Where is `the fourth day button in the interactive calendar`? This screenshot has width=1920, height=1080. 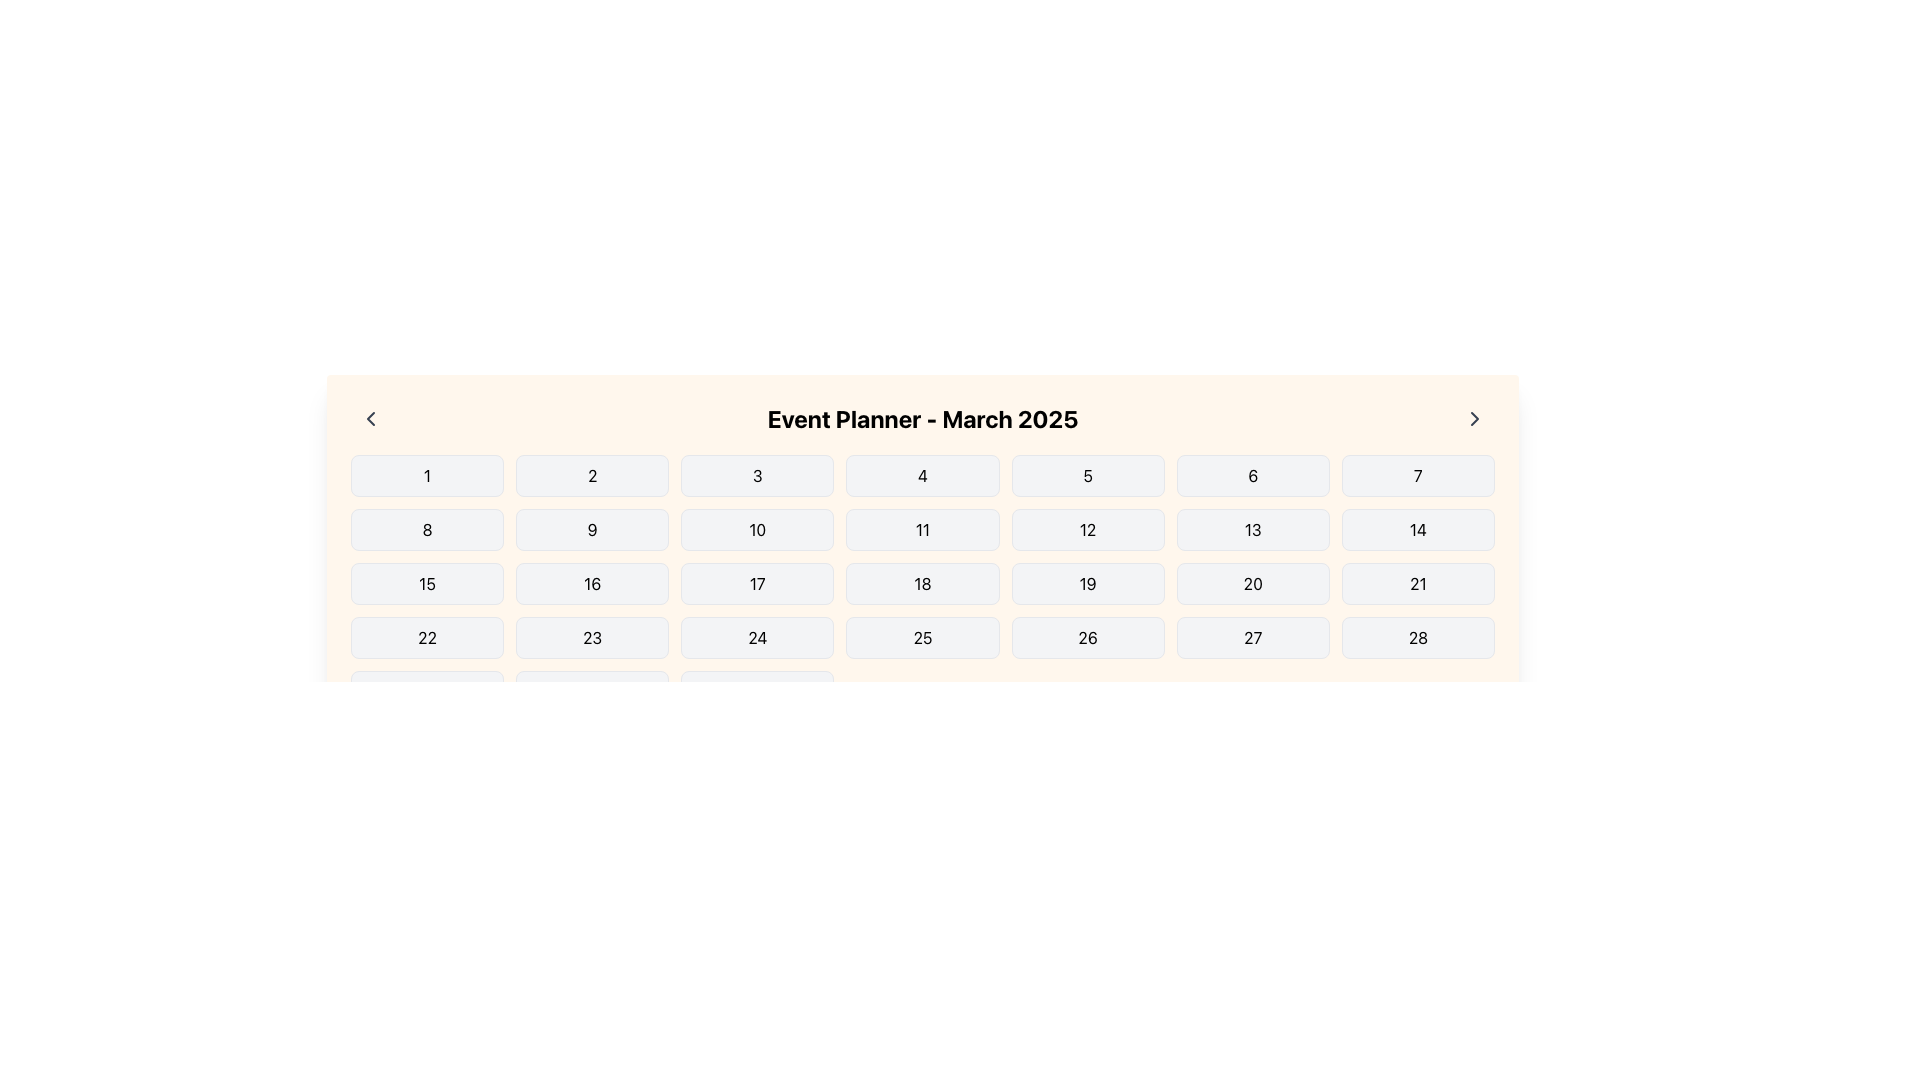 the fourth day button in the interactive calendar is located at coordinates (921, 475).